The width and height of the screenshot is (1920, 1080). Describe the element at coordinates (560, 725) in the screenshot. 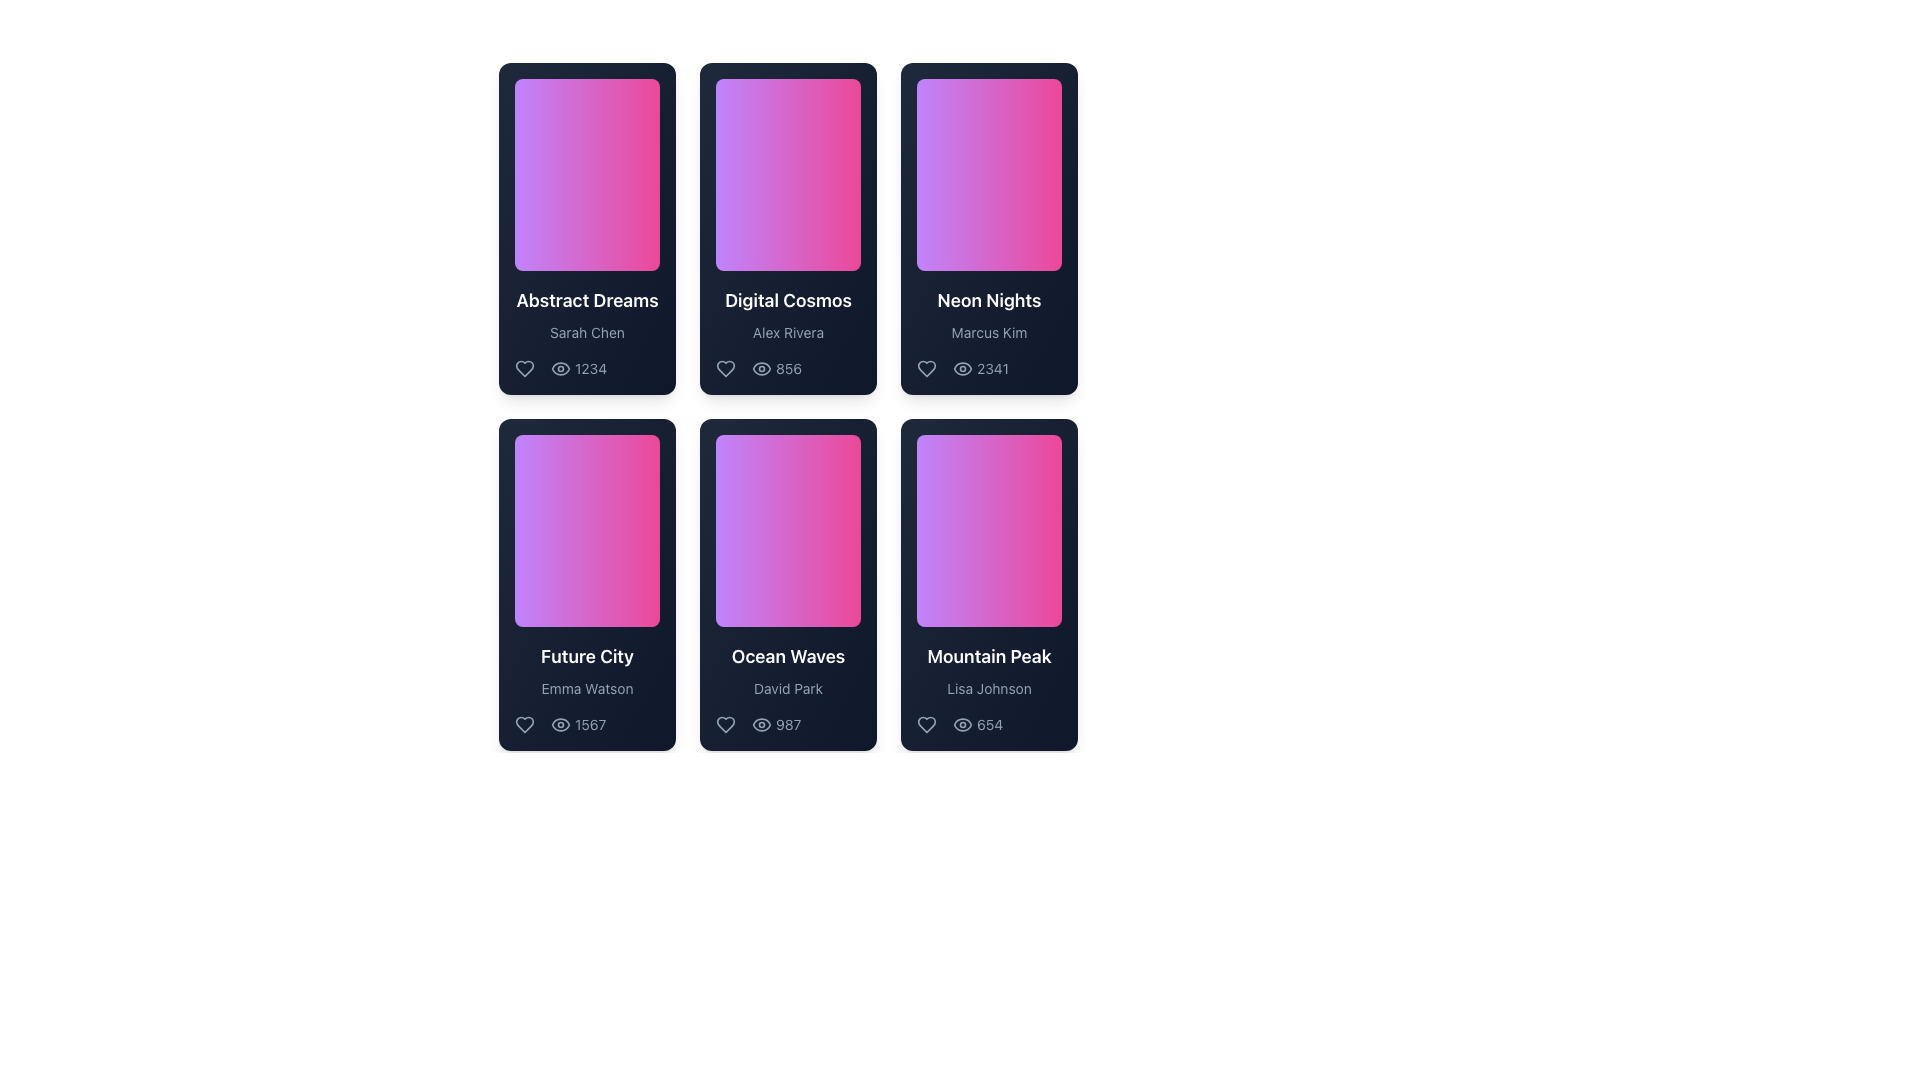

I see `numerical view count displayed as '1567' in the text and icon pair located in the bottom section of the card titled 'Future City' by 'Emma Watson'` at that location.